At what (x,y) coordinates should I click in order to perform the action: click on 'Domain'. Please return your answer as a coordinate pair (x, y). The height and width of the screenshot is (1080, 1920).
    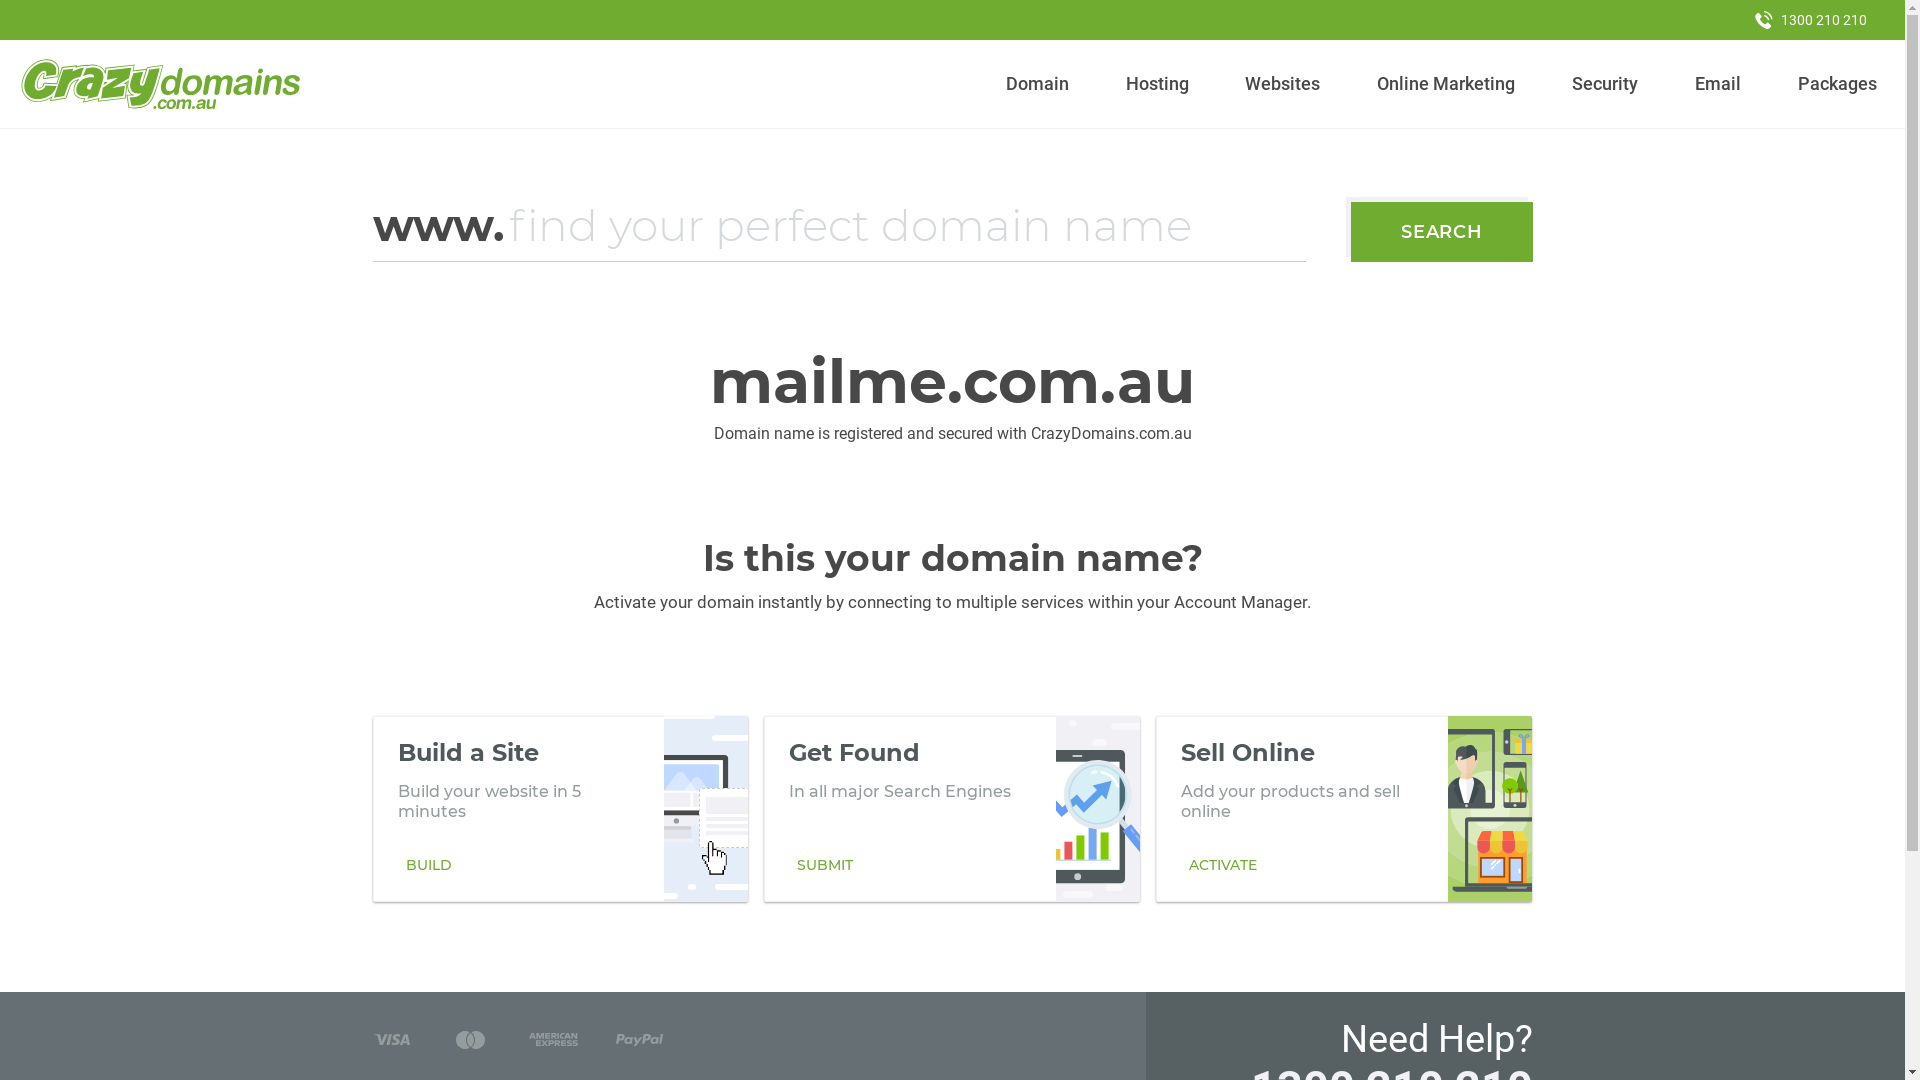
    Looking at the image, I should click on (998, 83).